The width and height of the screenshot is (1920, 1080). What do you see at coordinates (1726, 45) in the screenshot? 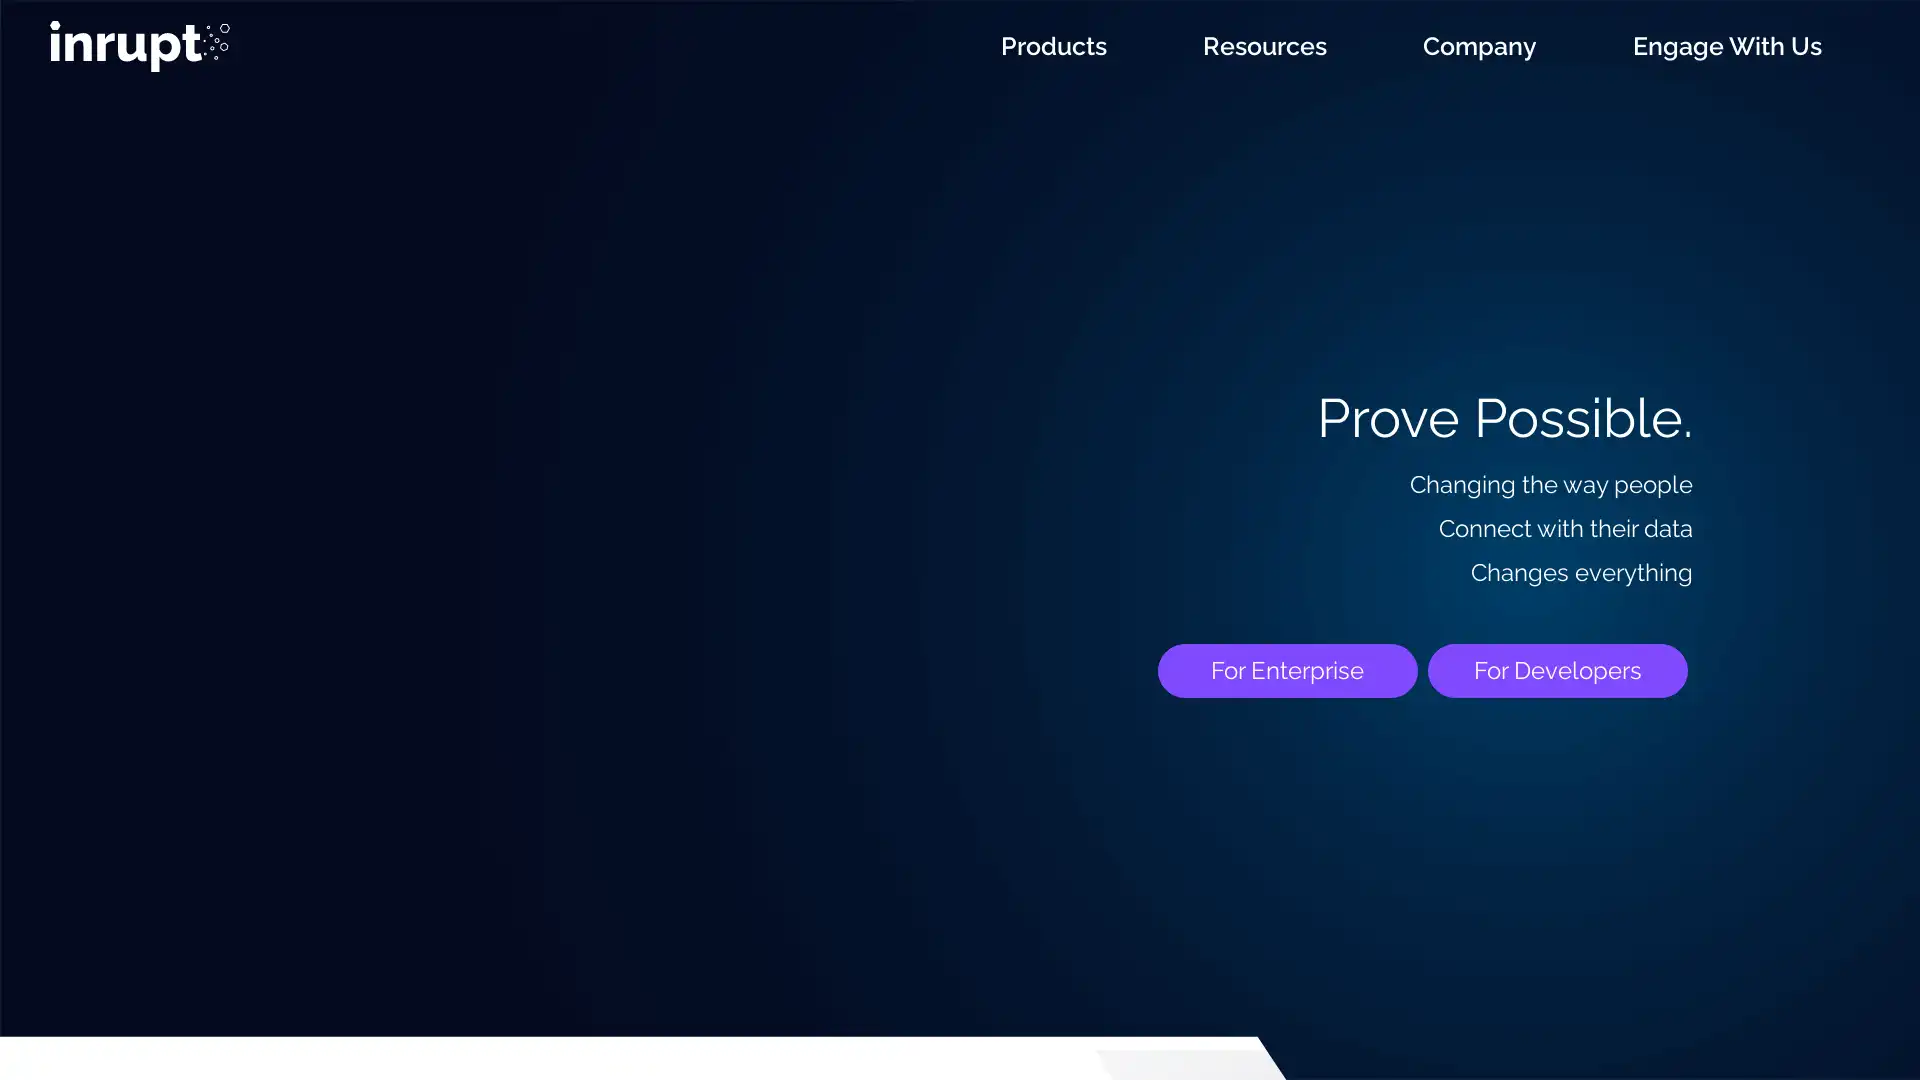
I see `Engage With Us` at bounding box center [1726, 45].